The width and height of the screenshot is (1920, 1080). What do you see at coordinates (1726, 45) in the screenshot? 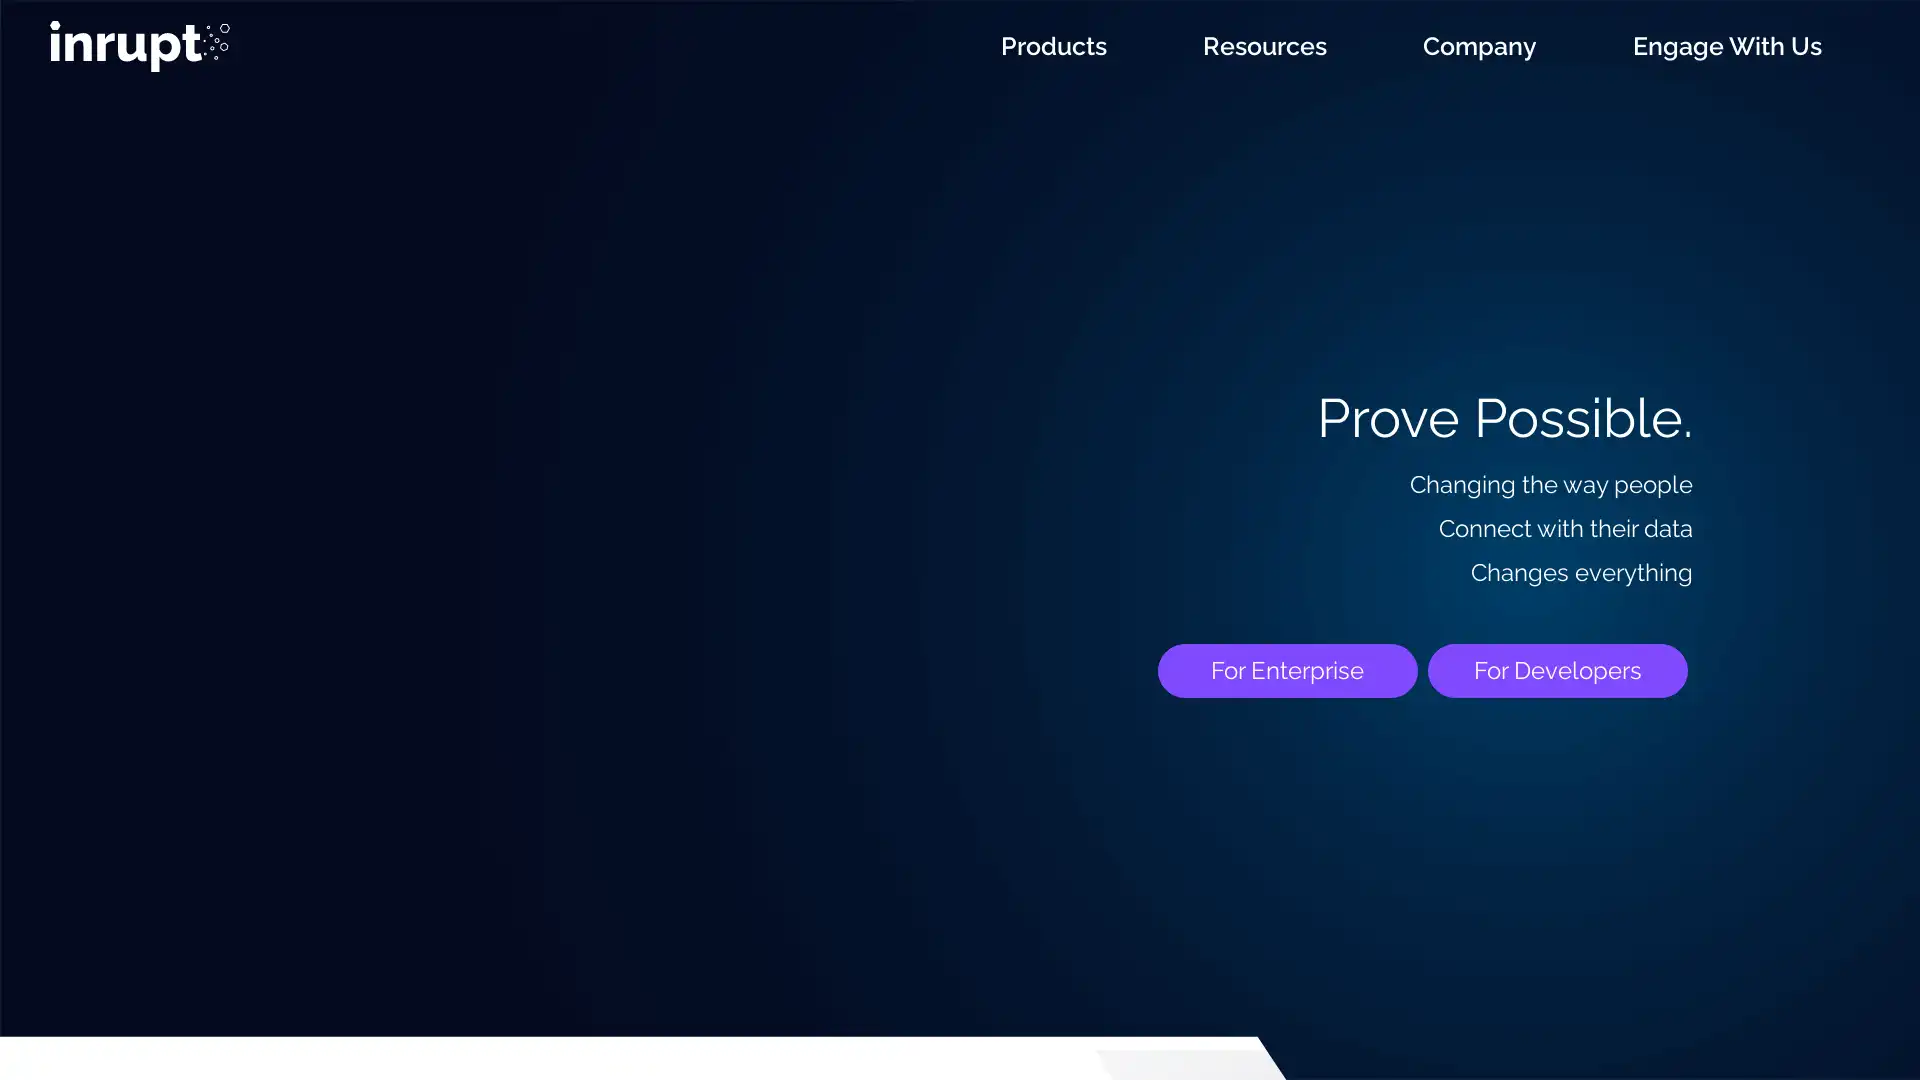
I see `Engage With Us` at bounding box center [1726, 45].